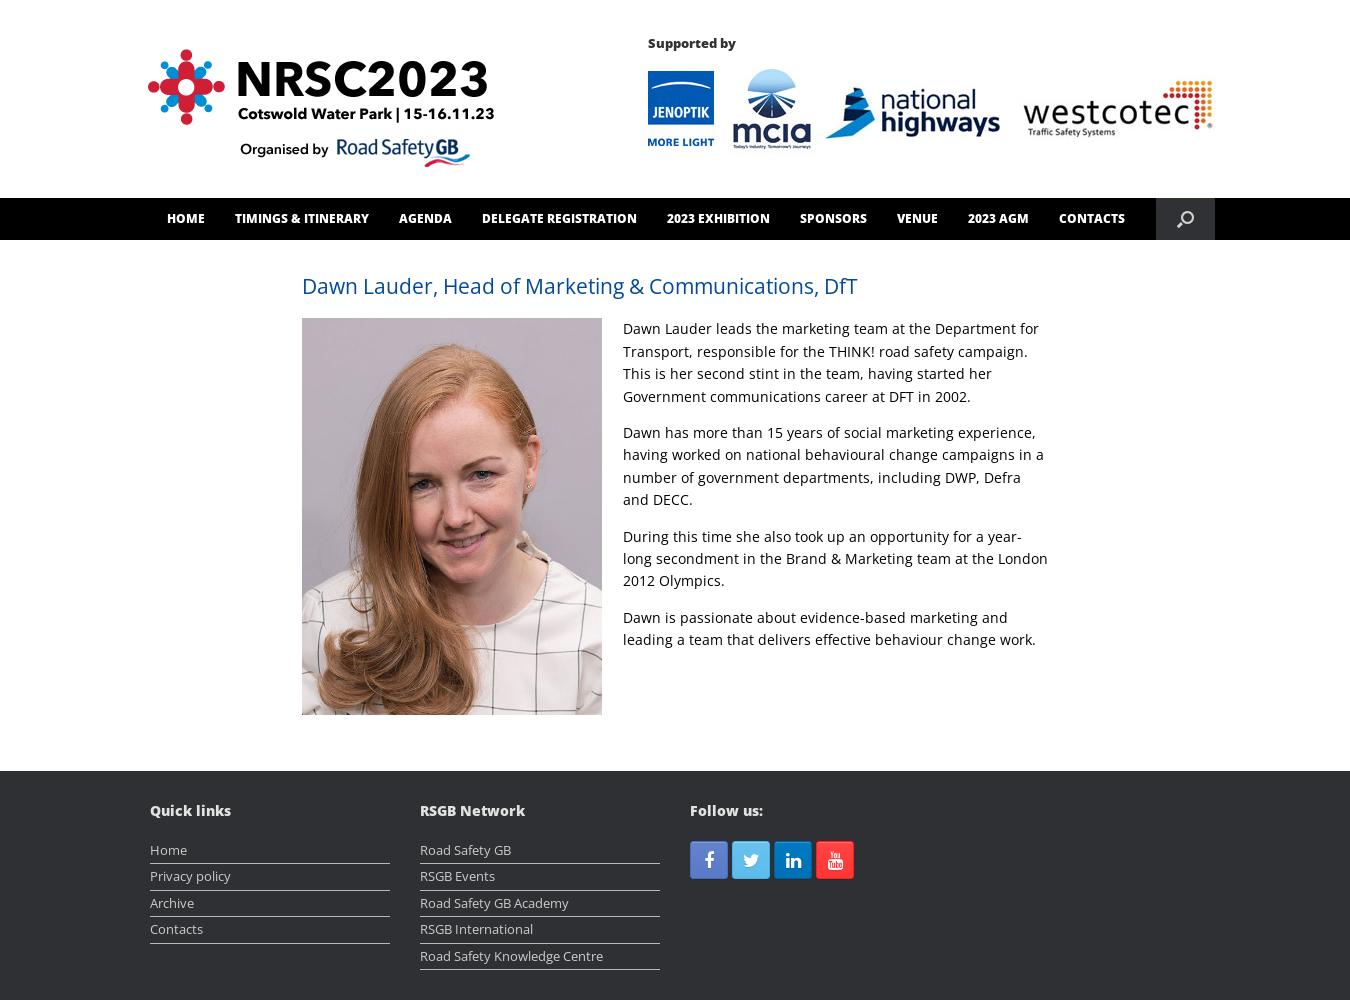 Image resolution: width=1350 pixels, height=1000 pixels. What do you see at coordinates (456, 876) in the screenshot?
I see `'RSGB Events'` at bounding box center [456, 876].